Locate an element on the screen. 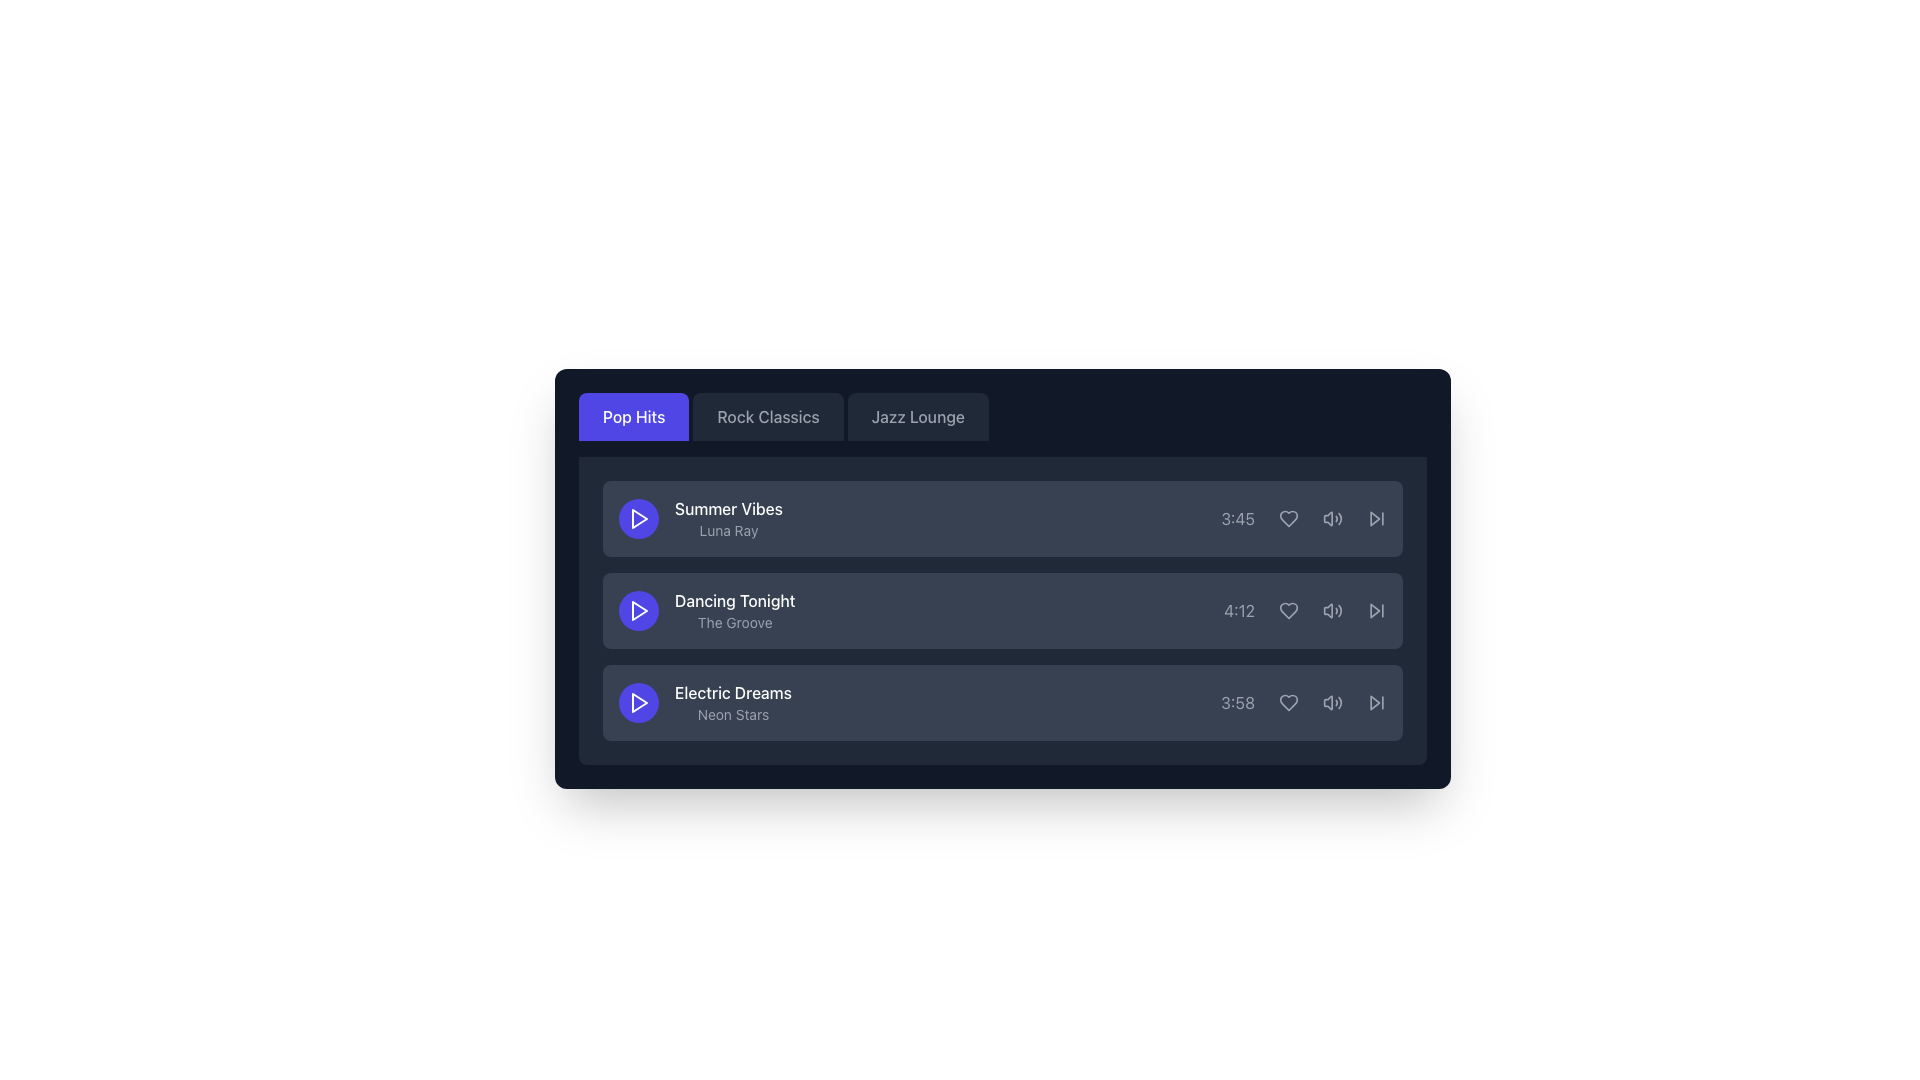  the circular button with a purple background and white play icon, located at the leftmost side of the row containing the text 'Summer Vibes' and 'Luna Ray', to potentially see additional effects is located at coordinates (637, 518).